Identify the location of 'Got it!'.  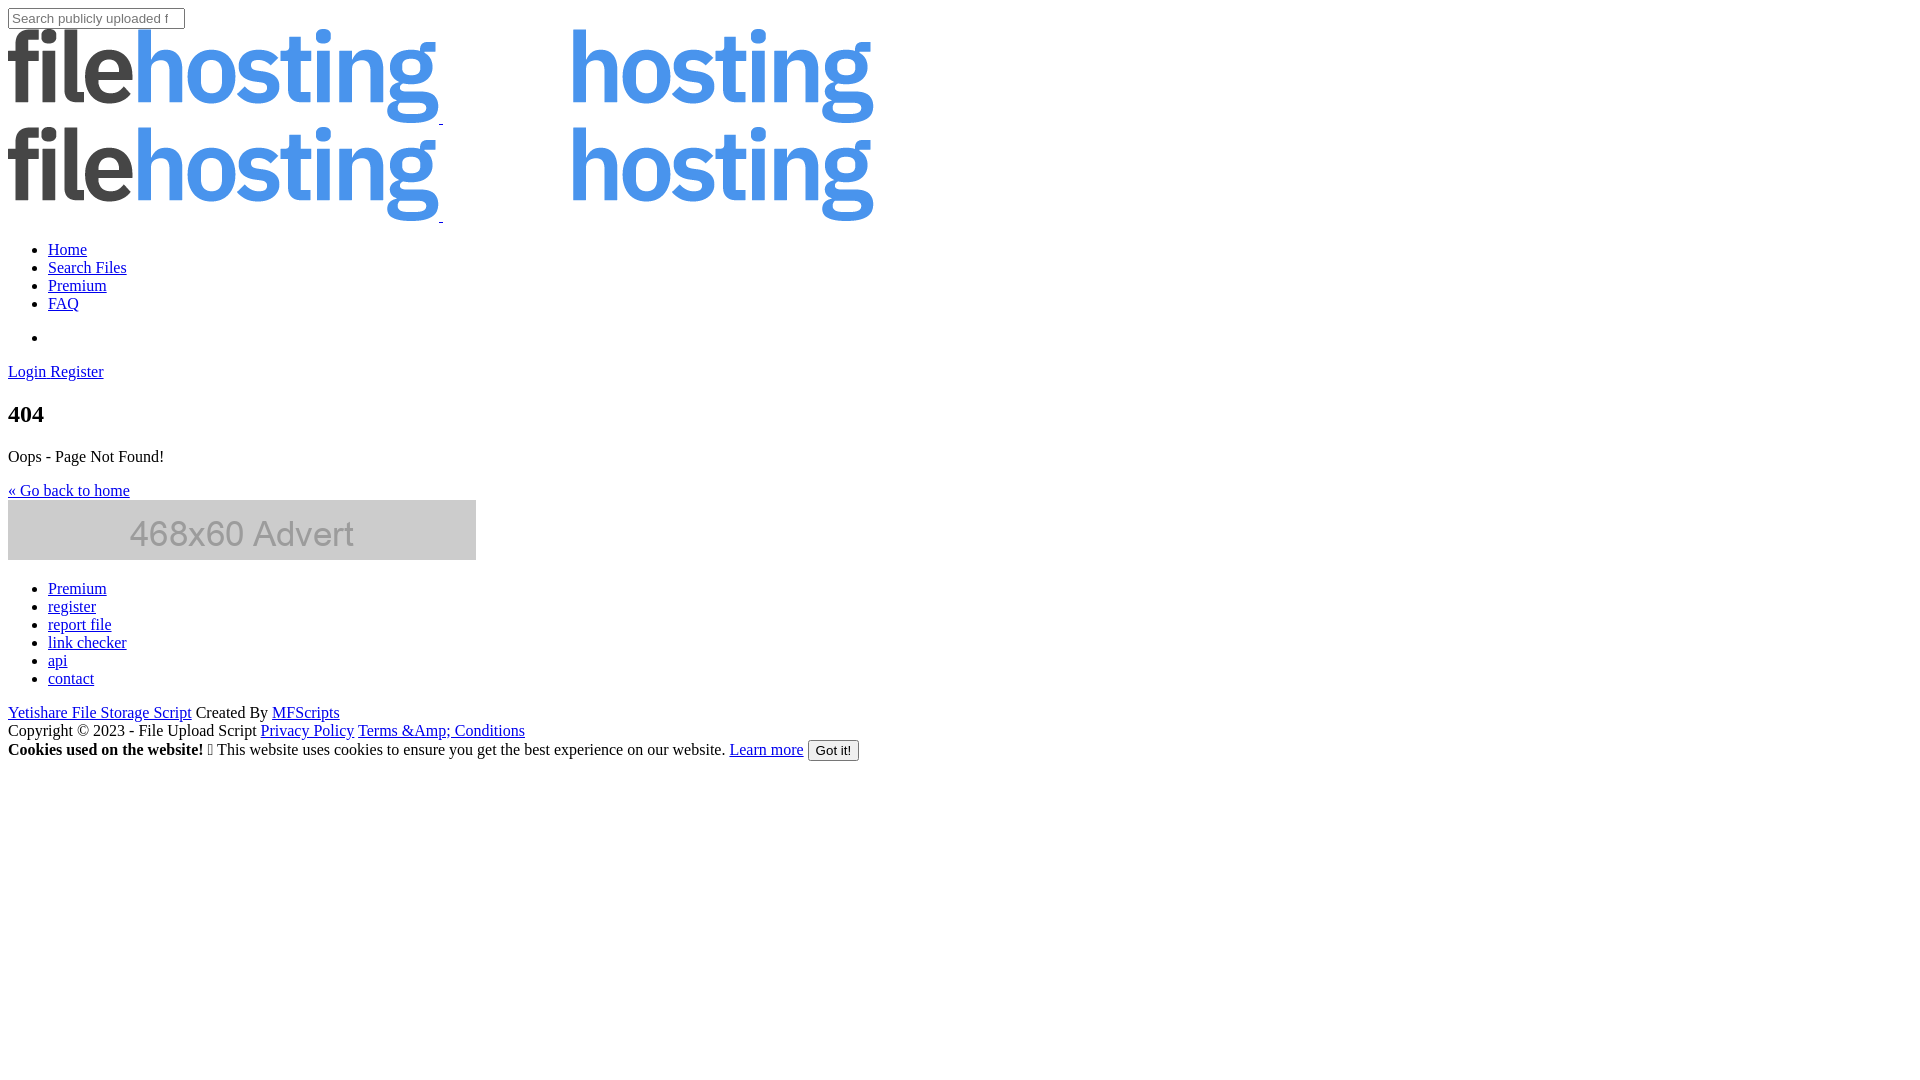
(834, 750).